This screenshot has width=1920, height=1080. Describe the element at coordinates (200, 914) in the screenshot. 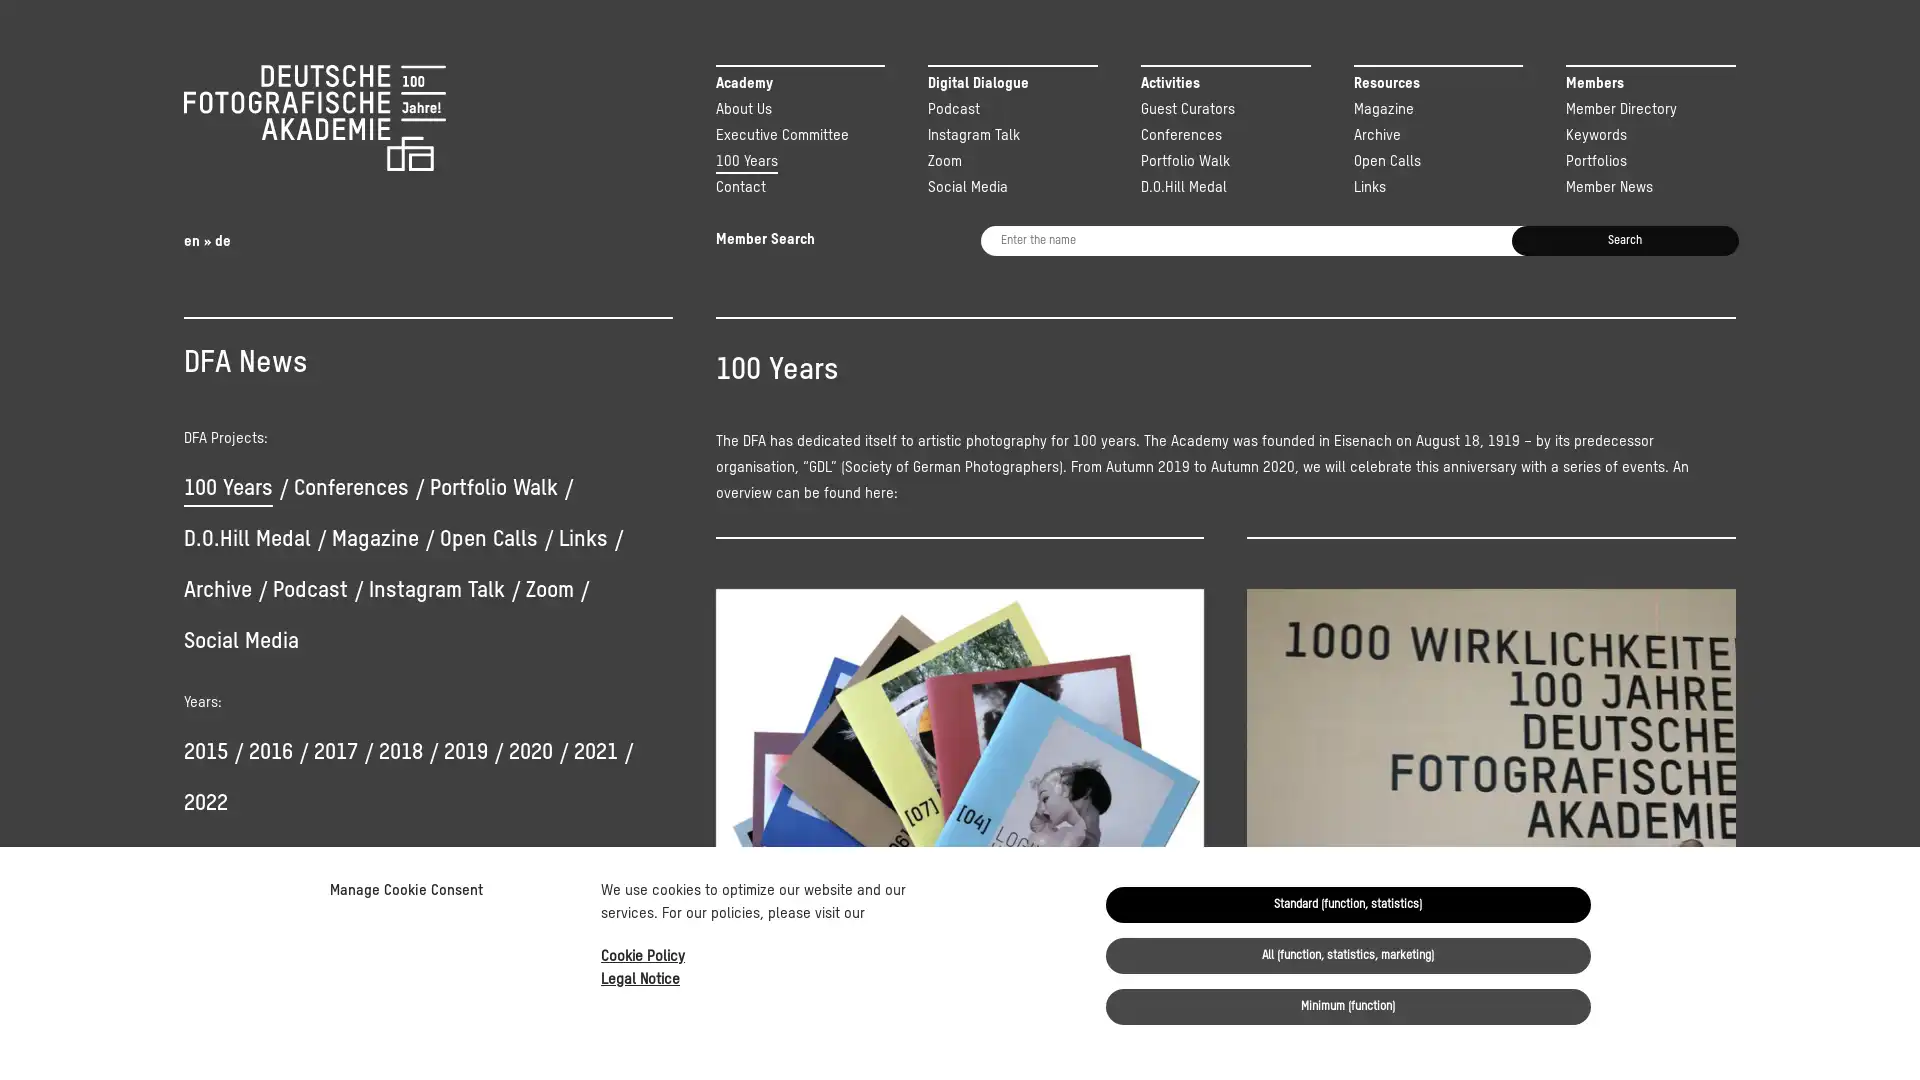

I see `Yes` at that location.